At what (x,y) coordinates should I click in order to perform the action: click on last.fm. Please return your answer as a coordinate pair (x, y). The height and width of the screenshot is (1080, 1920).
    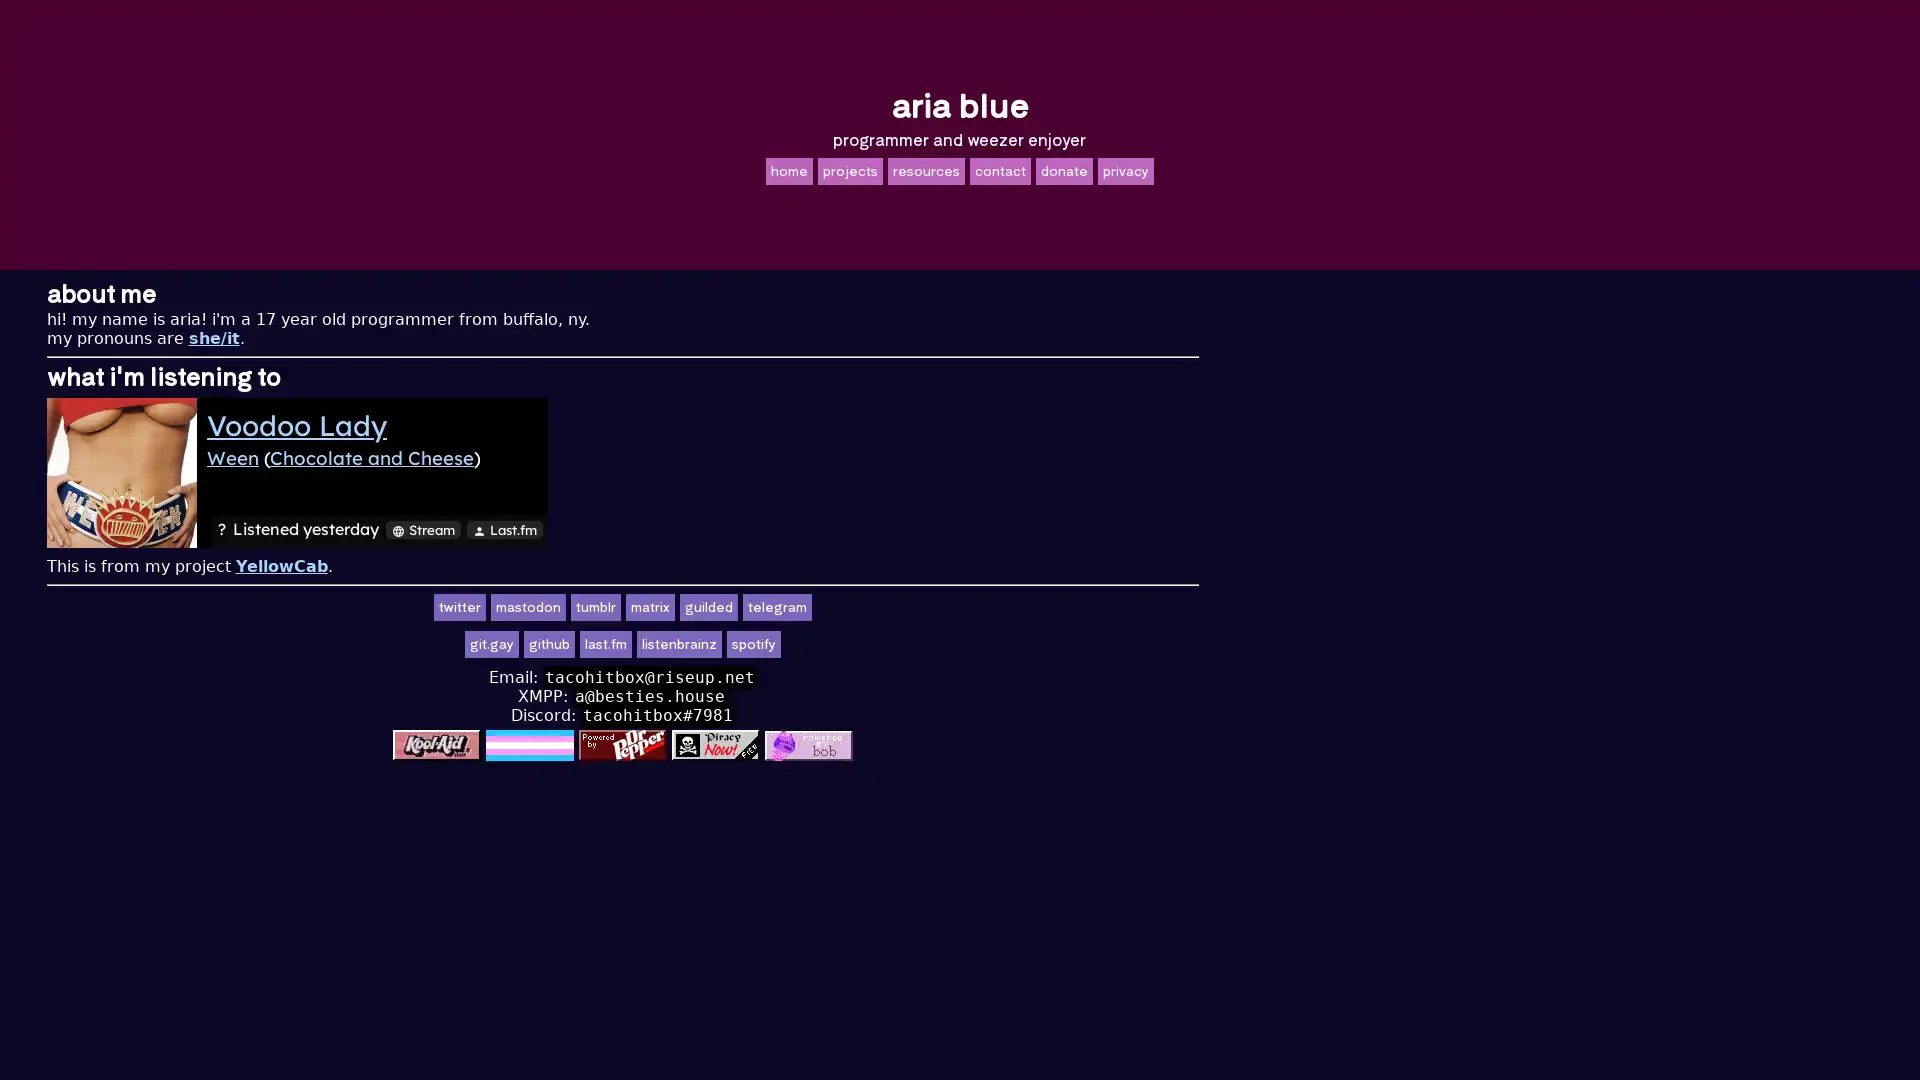
    Looking at the image, I should click on (941, 644).